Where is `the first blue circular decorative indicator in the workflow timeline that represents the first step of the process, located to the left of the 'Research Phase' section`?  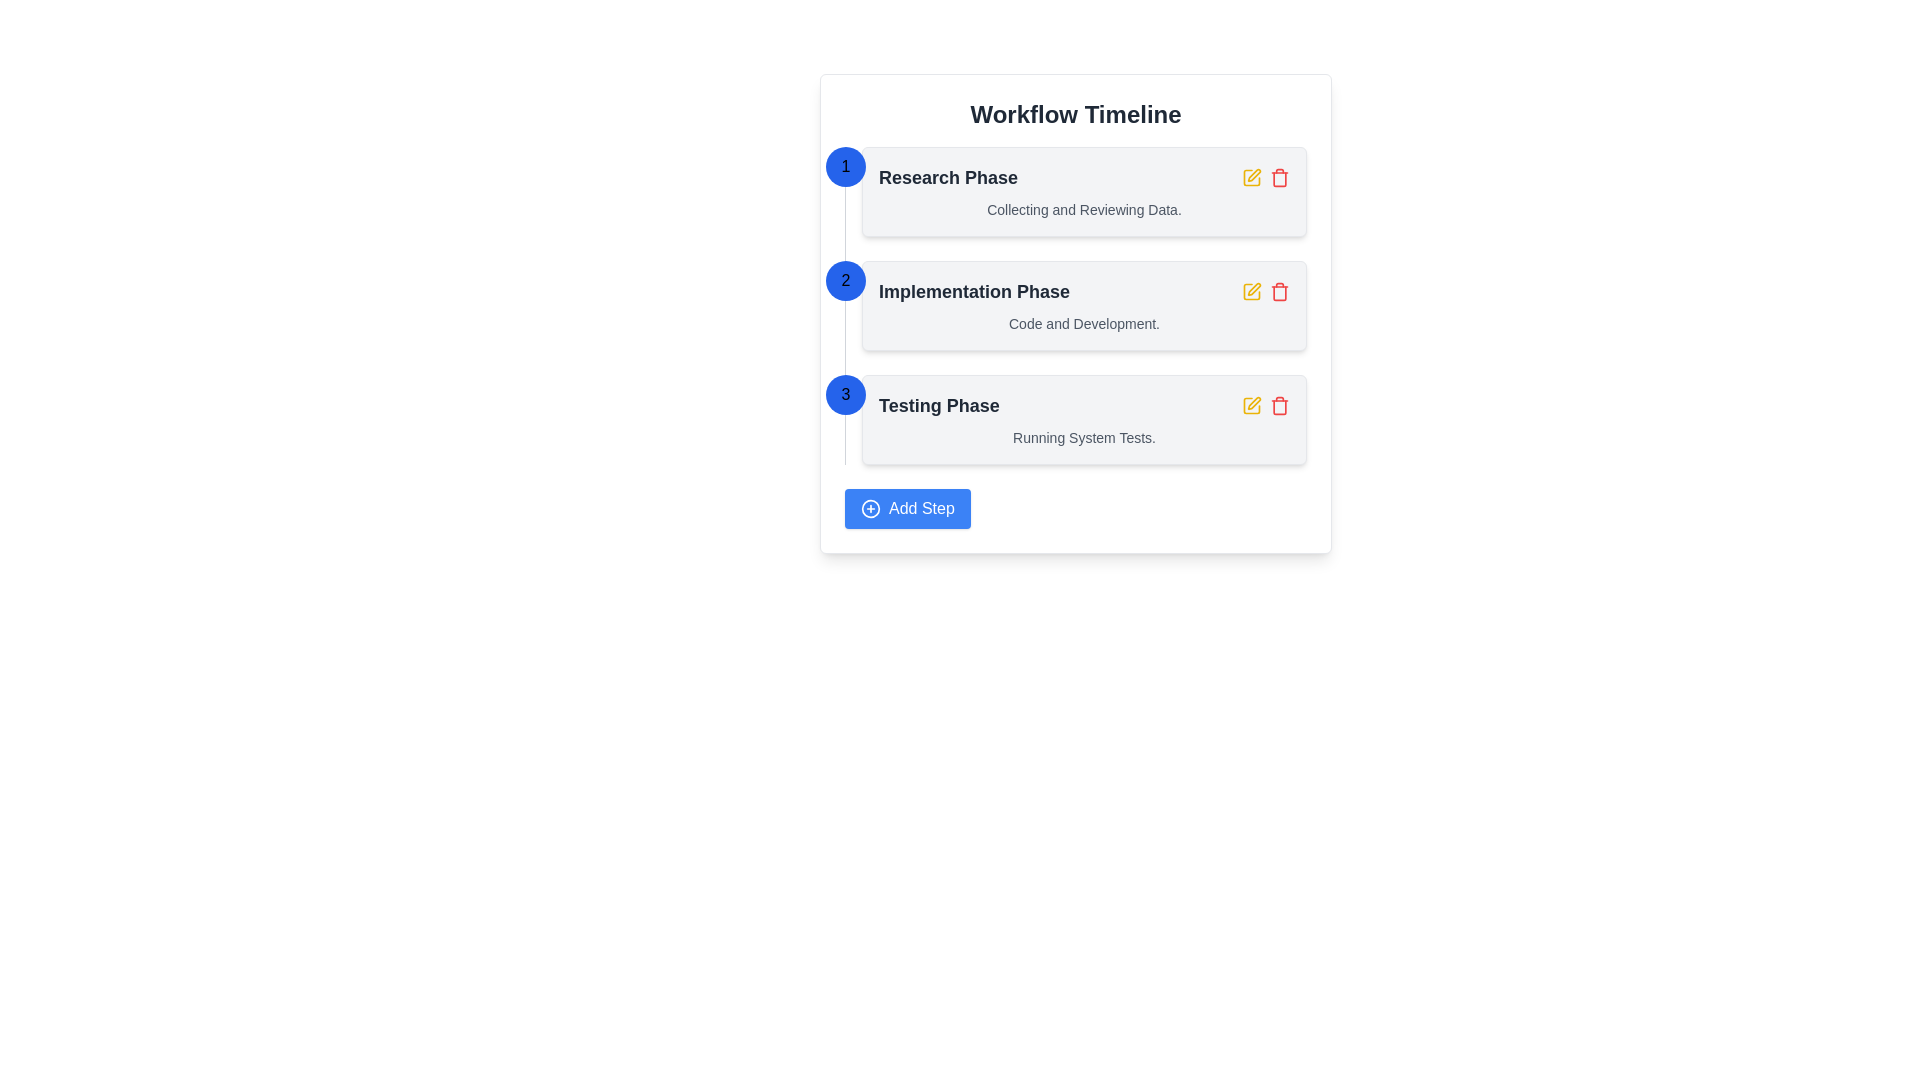 the first blue circular decorative indicator in the workflow timeline that represents the first step of the process, located to the left of the 'Research Phase' section is located at coordinates (845, 165).